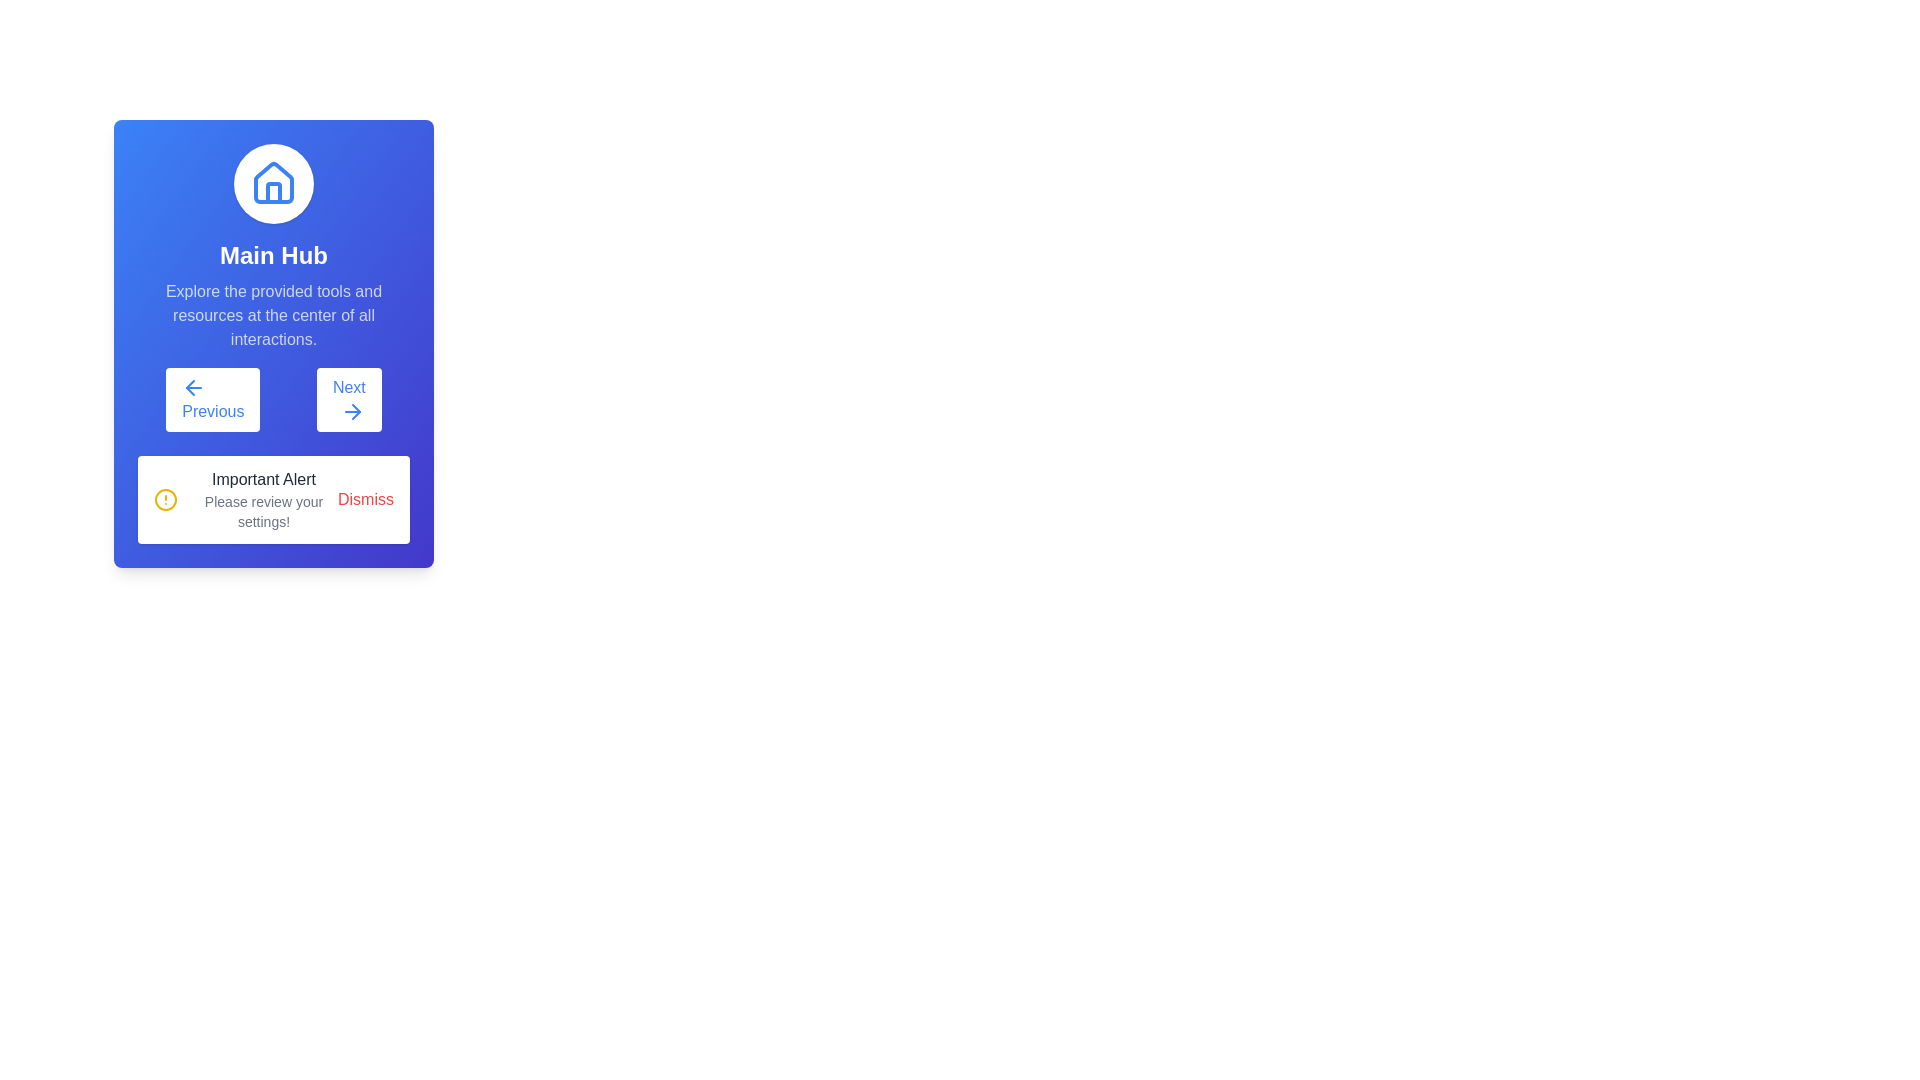  Describe the element at coordinates (272, 184) in the screenshot. I see `the white circular button featuring a house icon, located centrally within the card structure above the 'Main Hub' heading` at that location.